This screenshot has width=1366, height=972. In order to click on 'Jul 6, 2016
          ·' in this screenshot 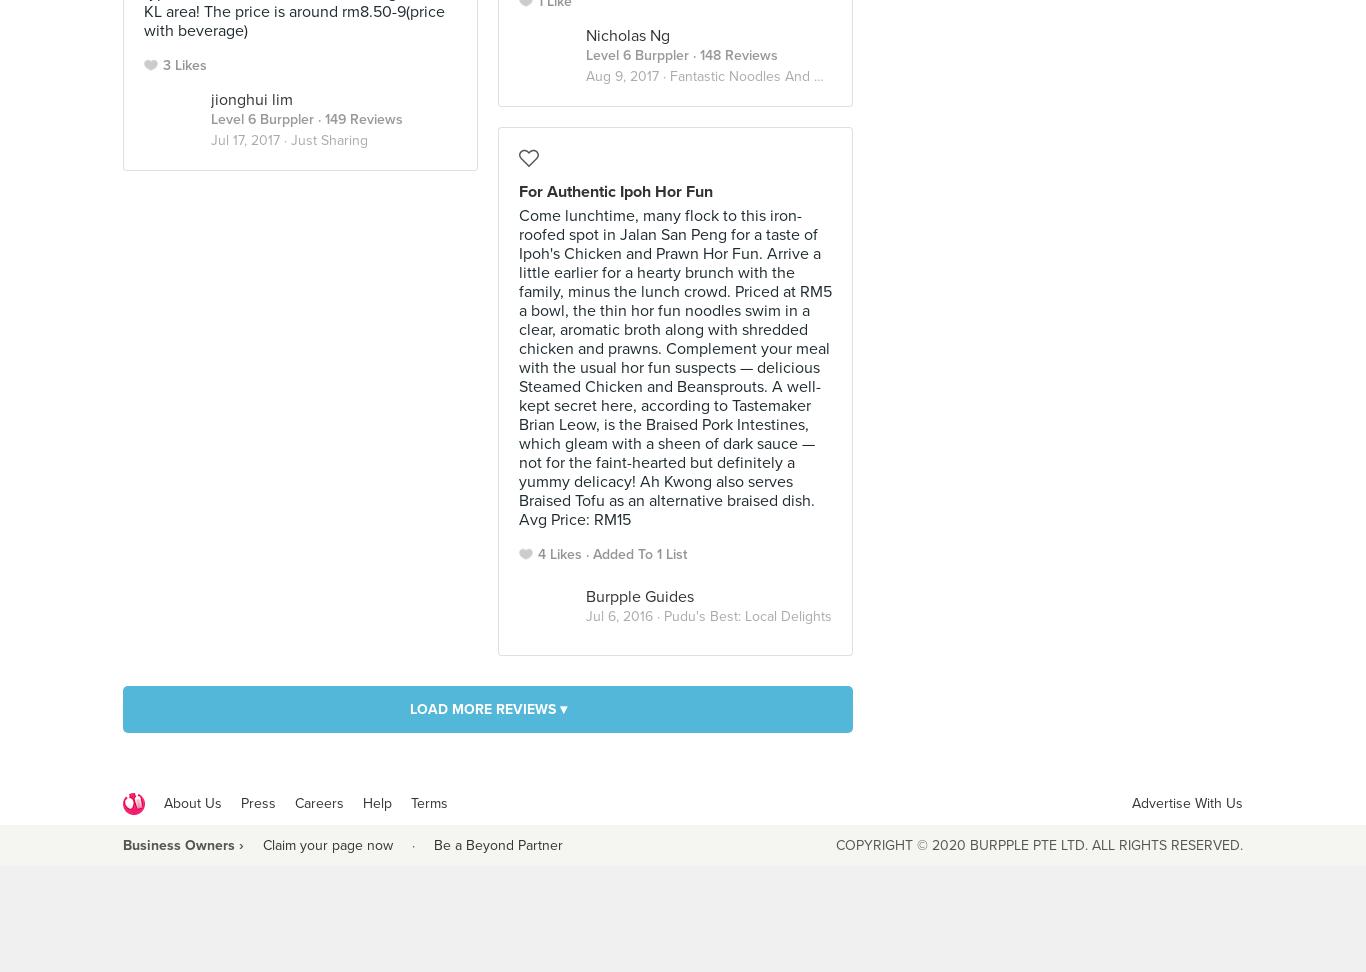, I will do `click(623, 616)`.